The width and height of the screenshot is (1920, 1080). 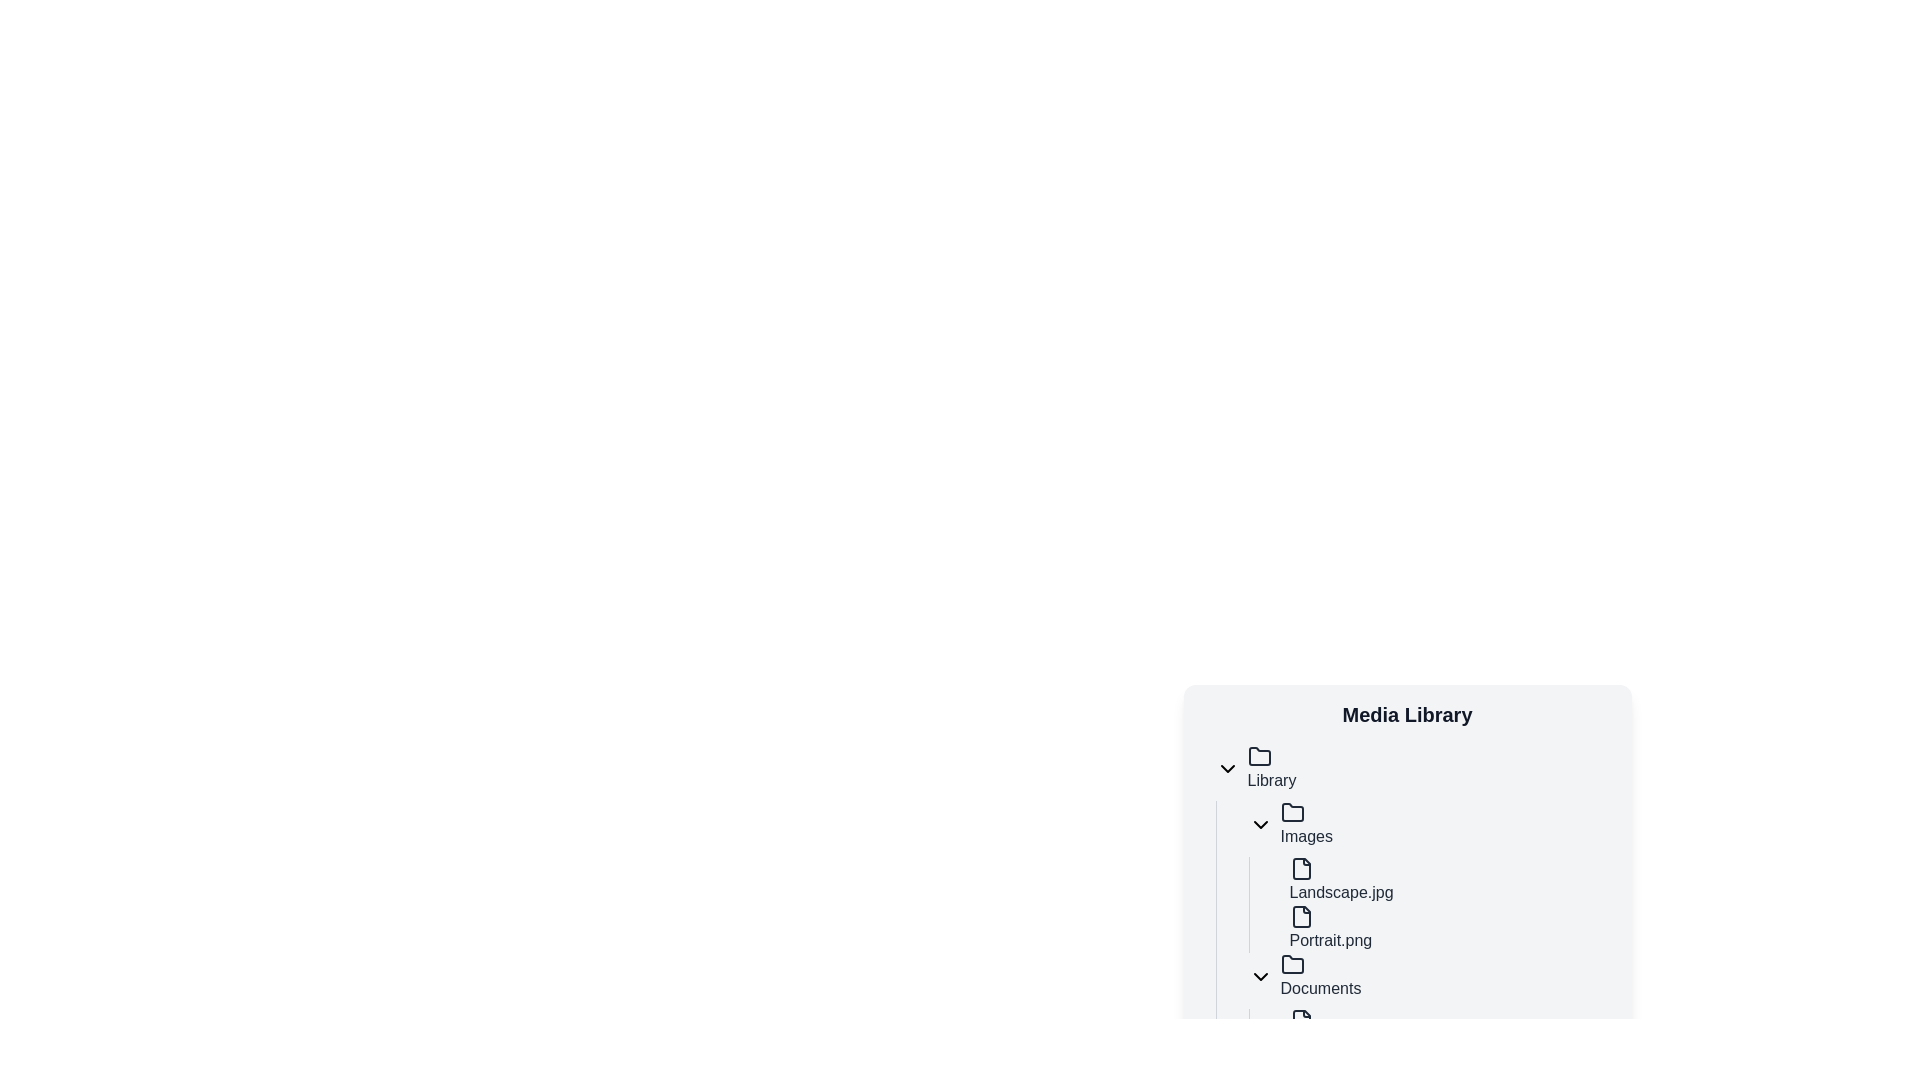 I want to click on the text label 'Landscape.jpg' which is styled with gray color and medium weight, located to the right of a file icon in the 'Images' folder of the 'Media Library', so click(x=1341, y=879).